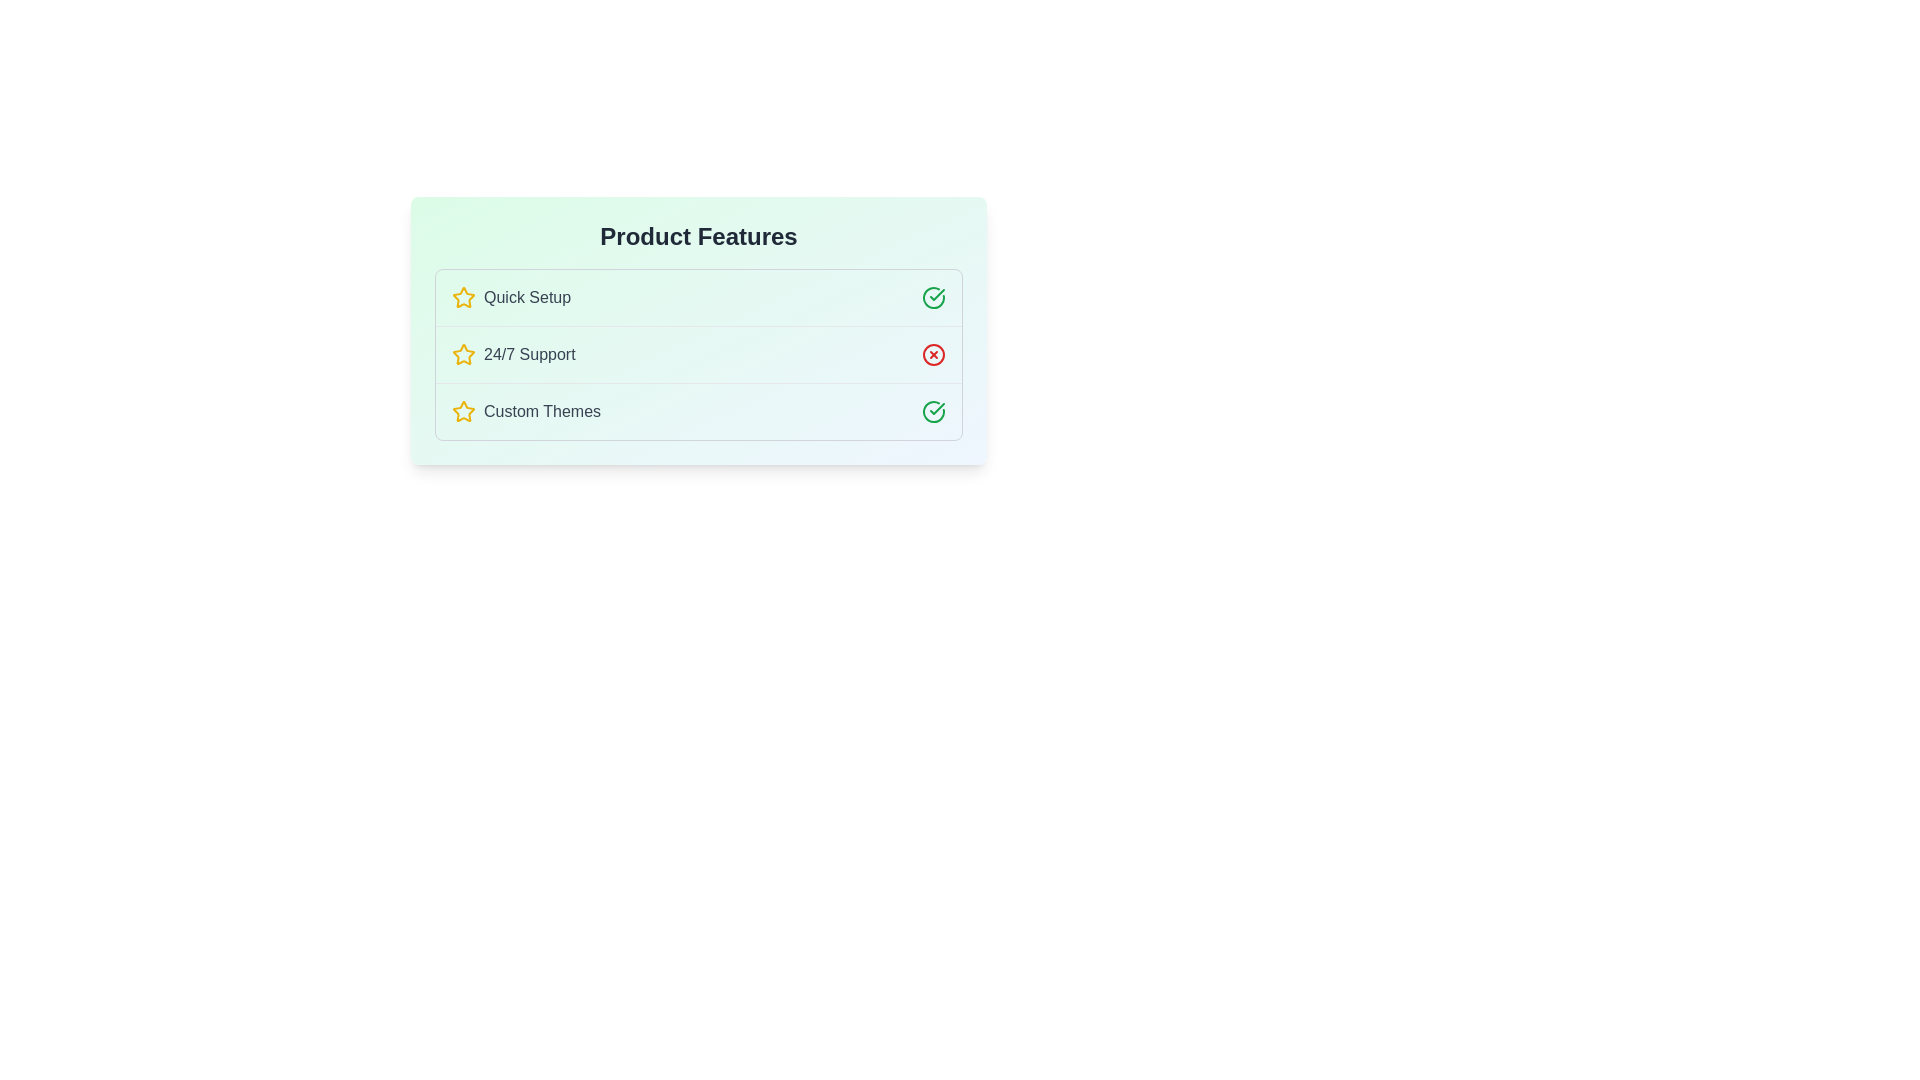 The width and height of the screenshot is (1920, 1080). What do you see at coordinates (699, 297) in the screenshot?
I see `the list item corresponding to Quick Setup` at bounding box center [699, 297].